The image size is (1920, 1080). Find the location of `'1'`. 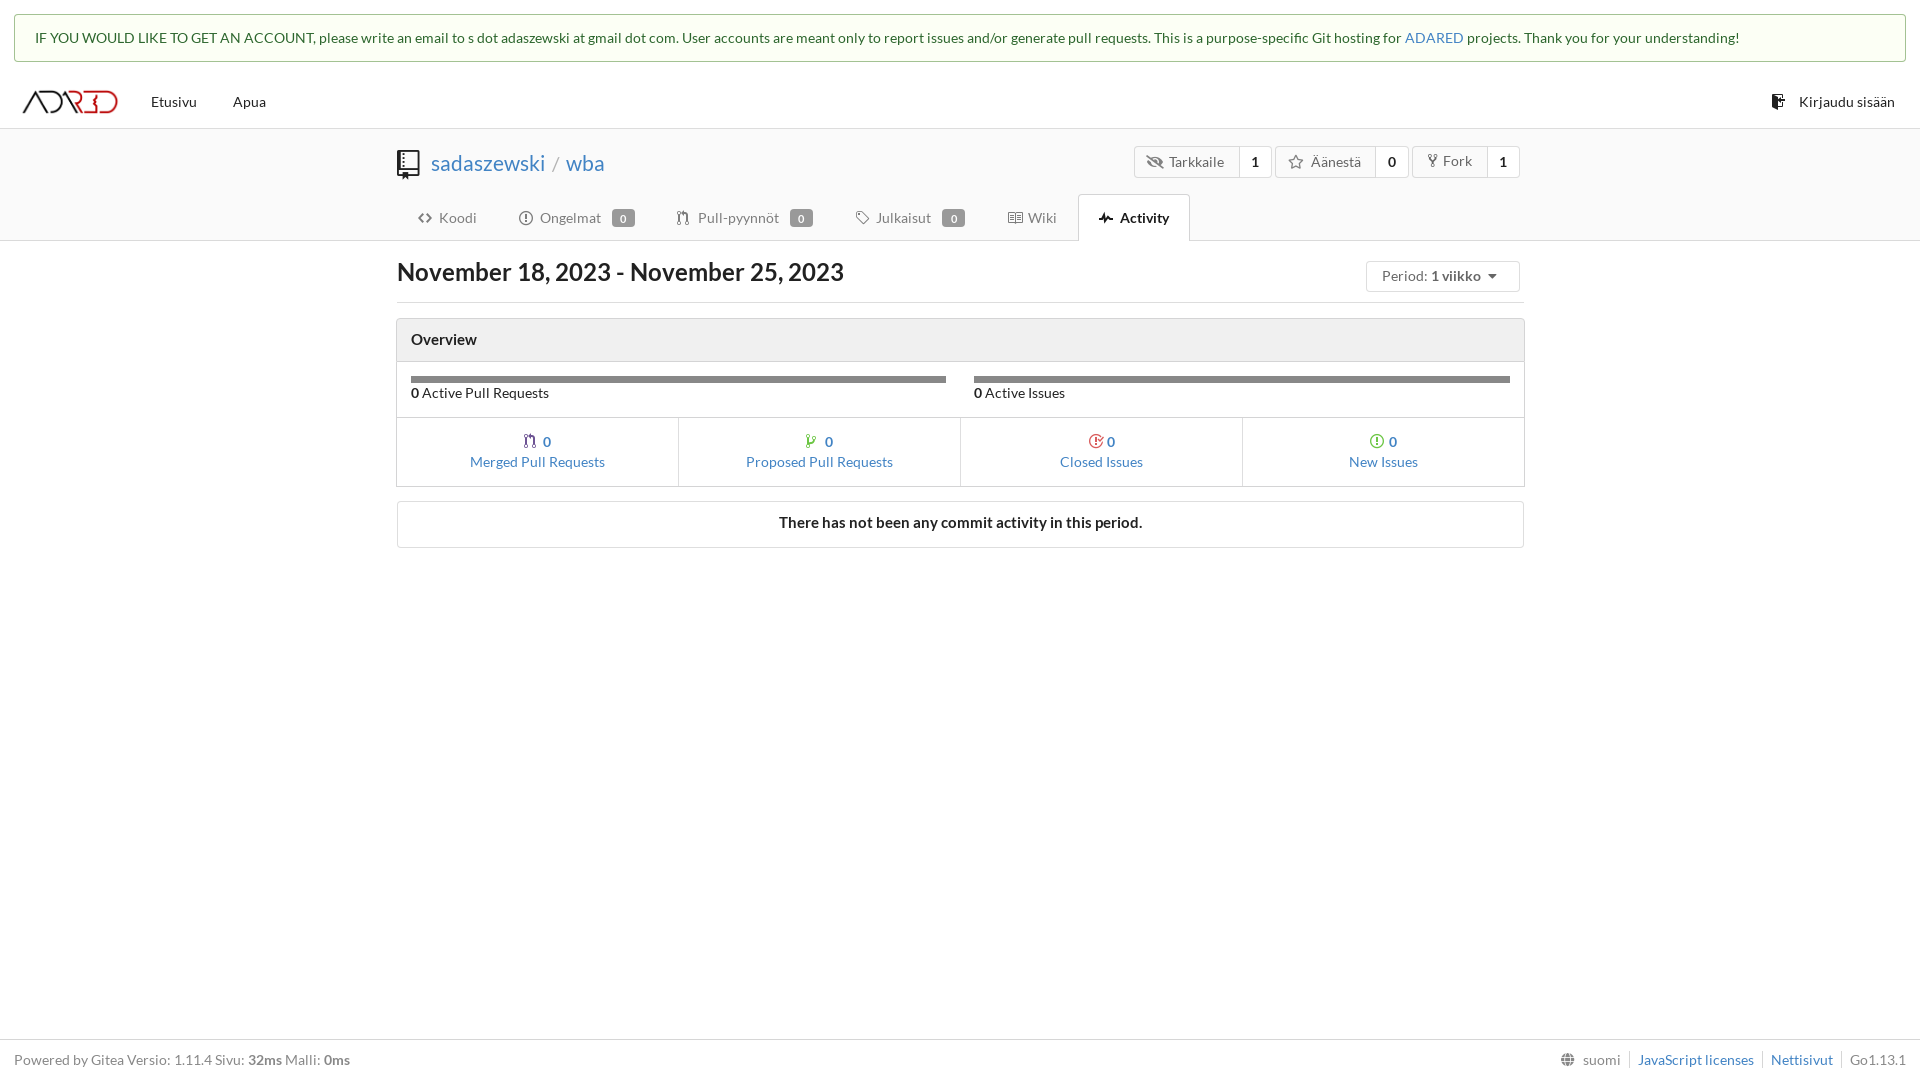

'1' is located at coordinates (1255, 161).